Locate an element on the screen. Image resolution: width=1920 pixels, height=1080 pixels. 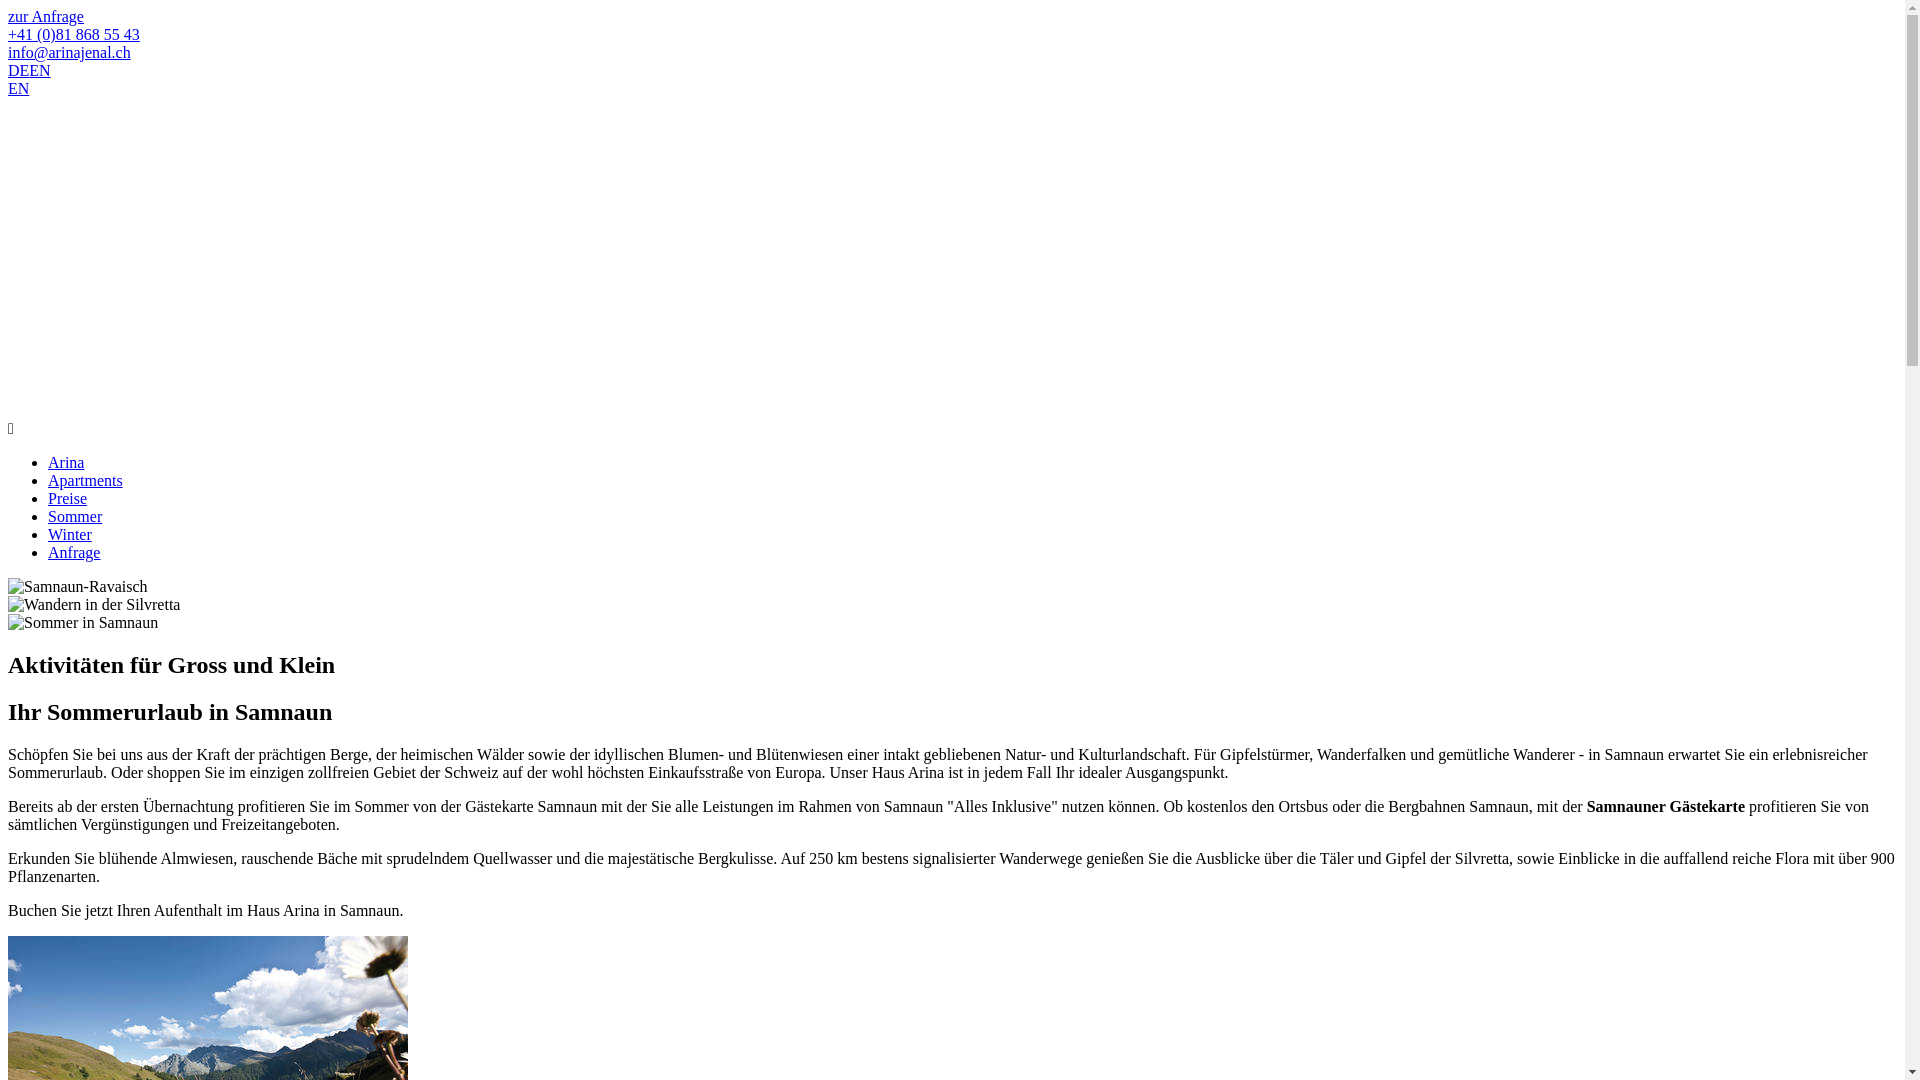
'Samnaun Apartment Garni Arina' is located at coordinates (182, 175).